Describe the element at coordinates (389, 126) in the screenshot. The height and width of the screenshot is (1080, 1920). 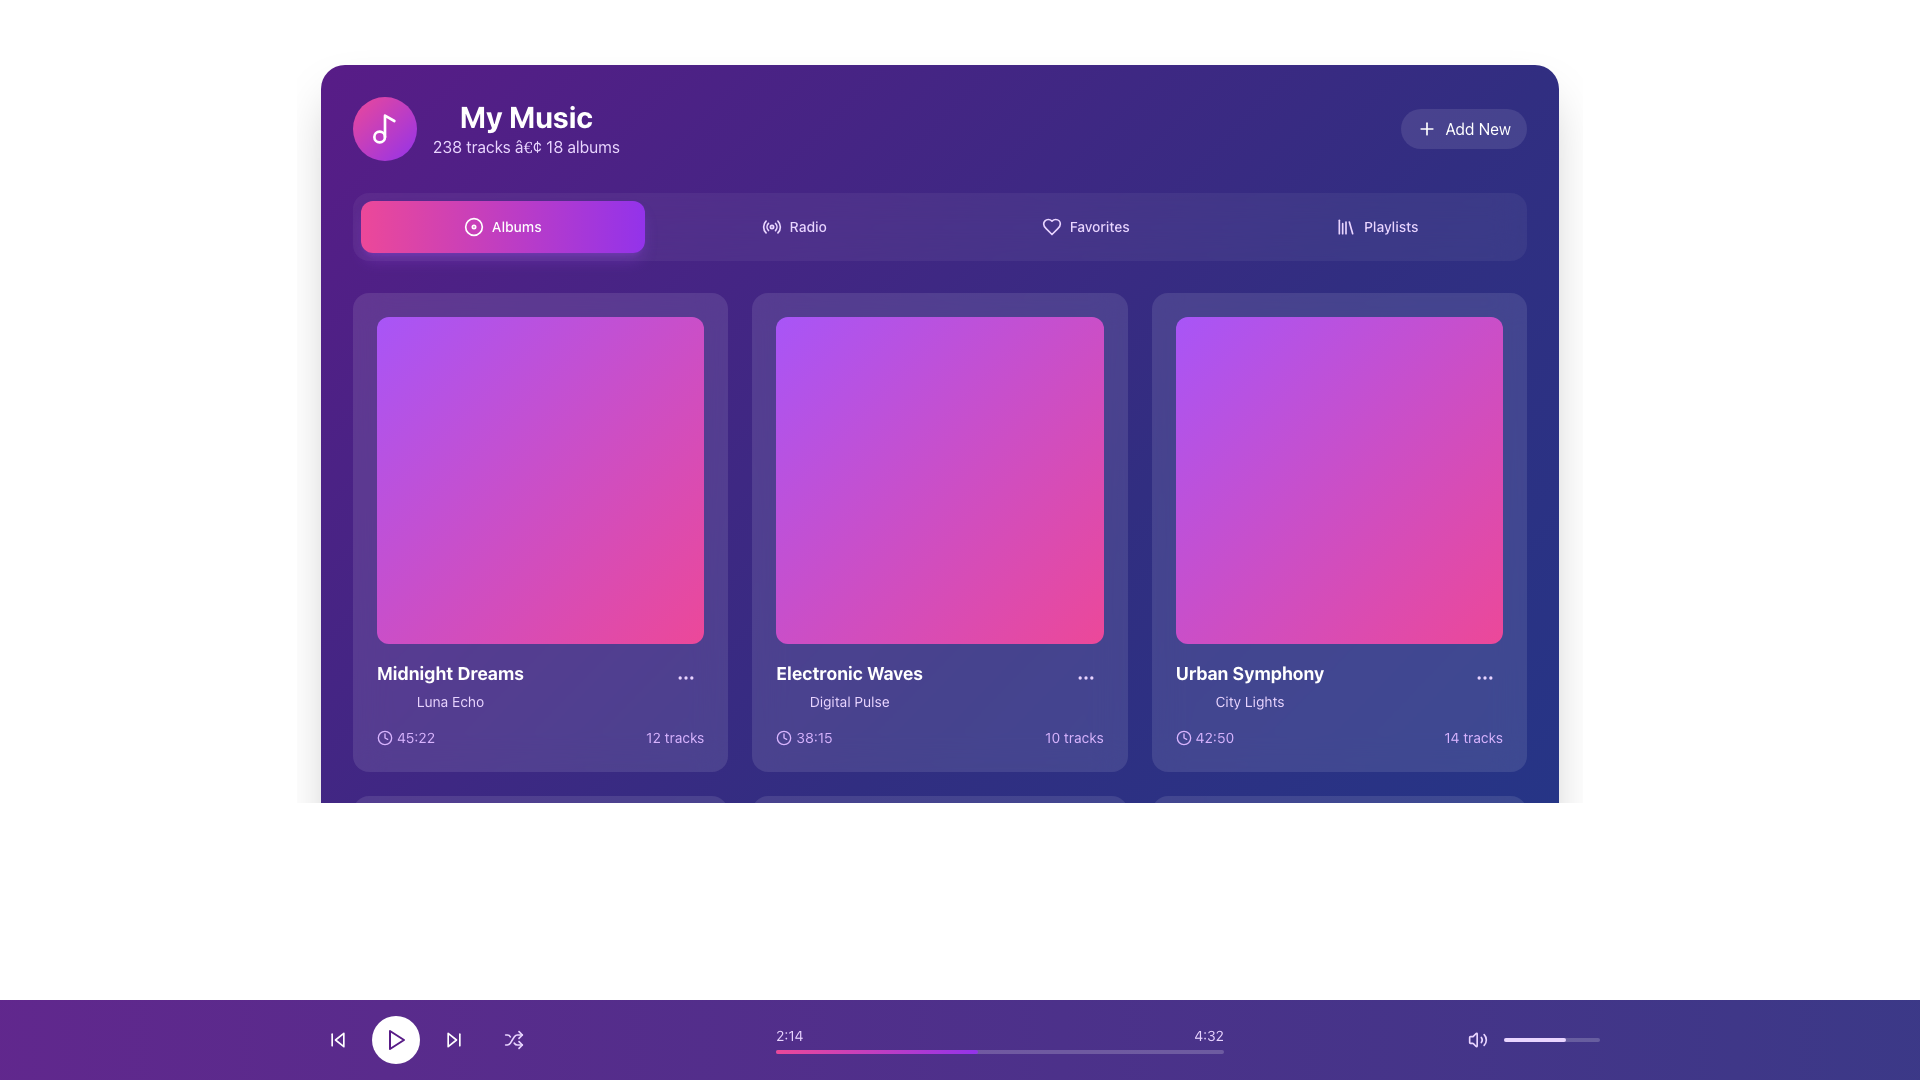
I see `the music-related SVG icon located at the top-left of the sidebar, adjacent to the 'My Music' header text` at that location.